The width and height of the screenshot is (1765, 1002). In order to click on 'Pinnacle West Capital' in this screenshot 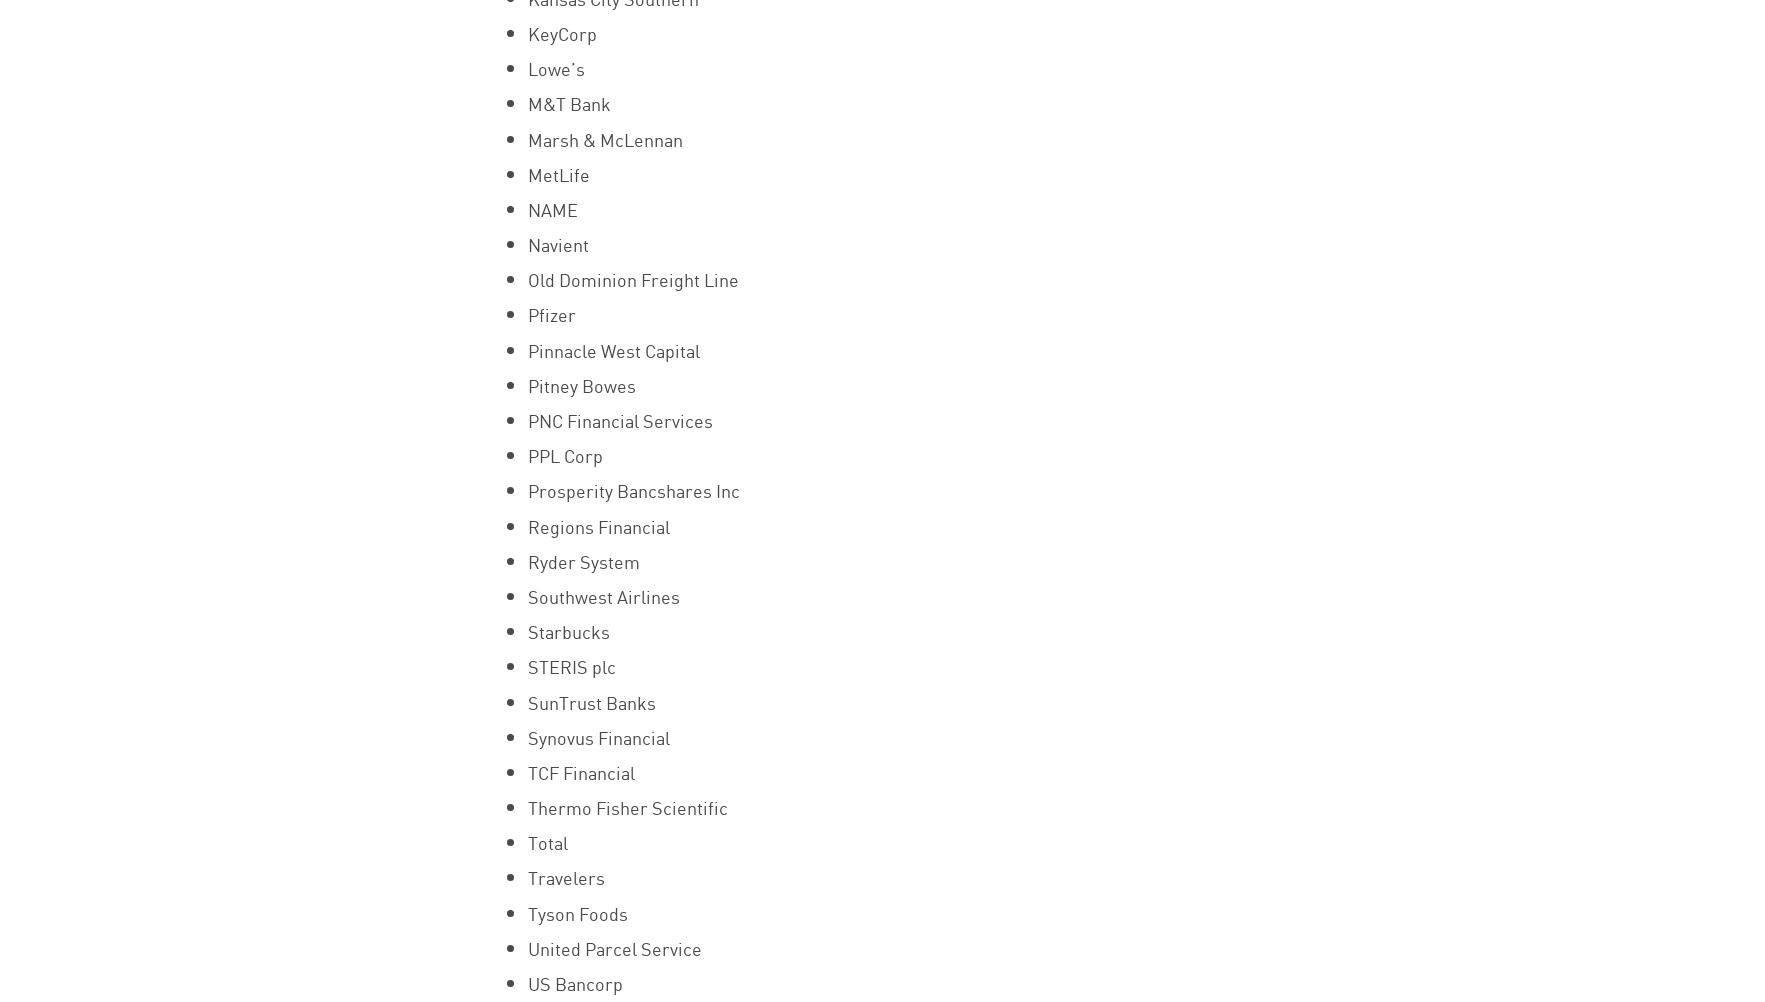, I will do `click(611, 348)`.